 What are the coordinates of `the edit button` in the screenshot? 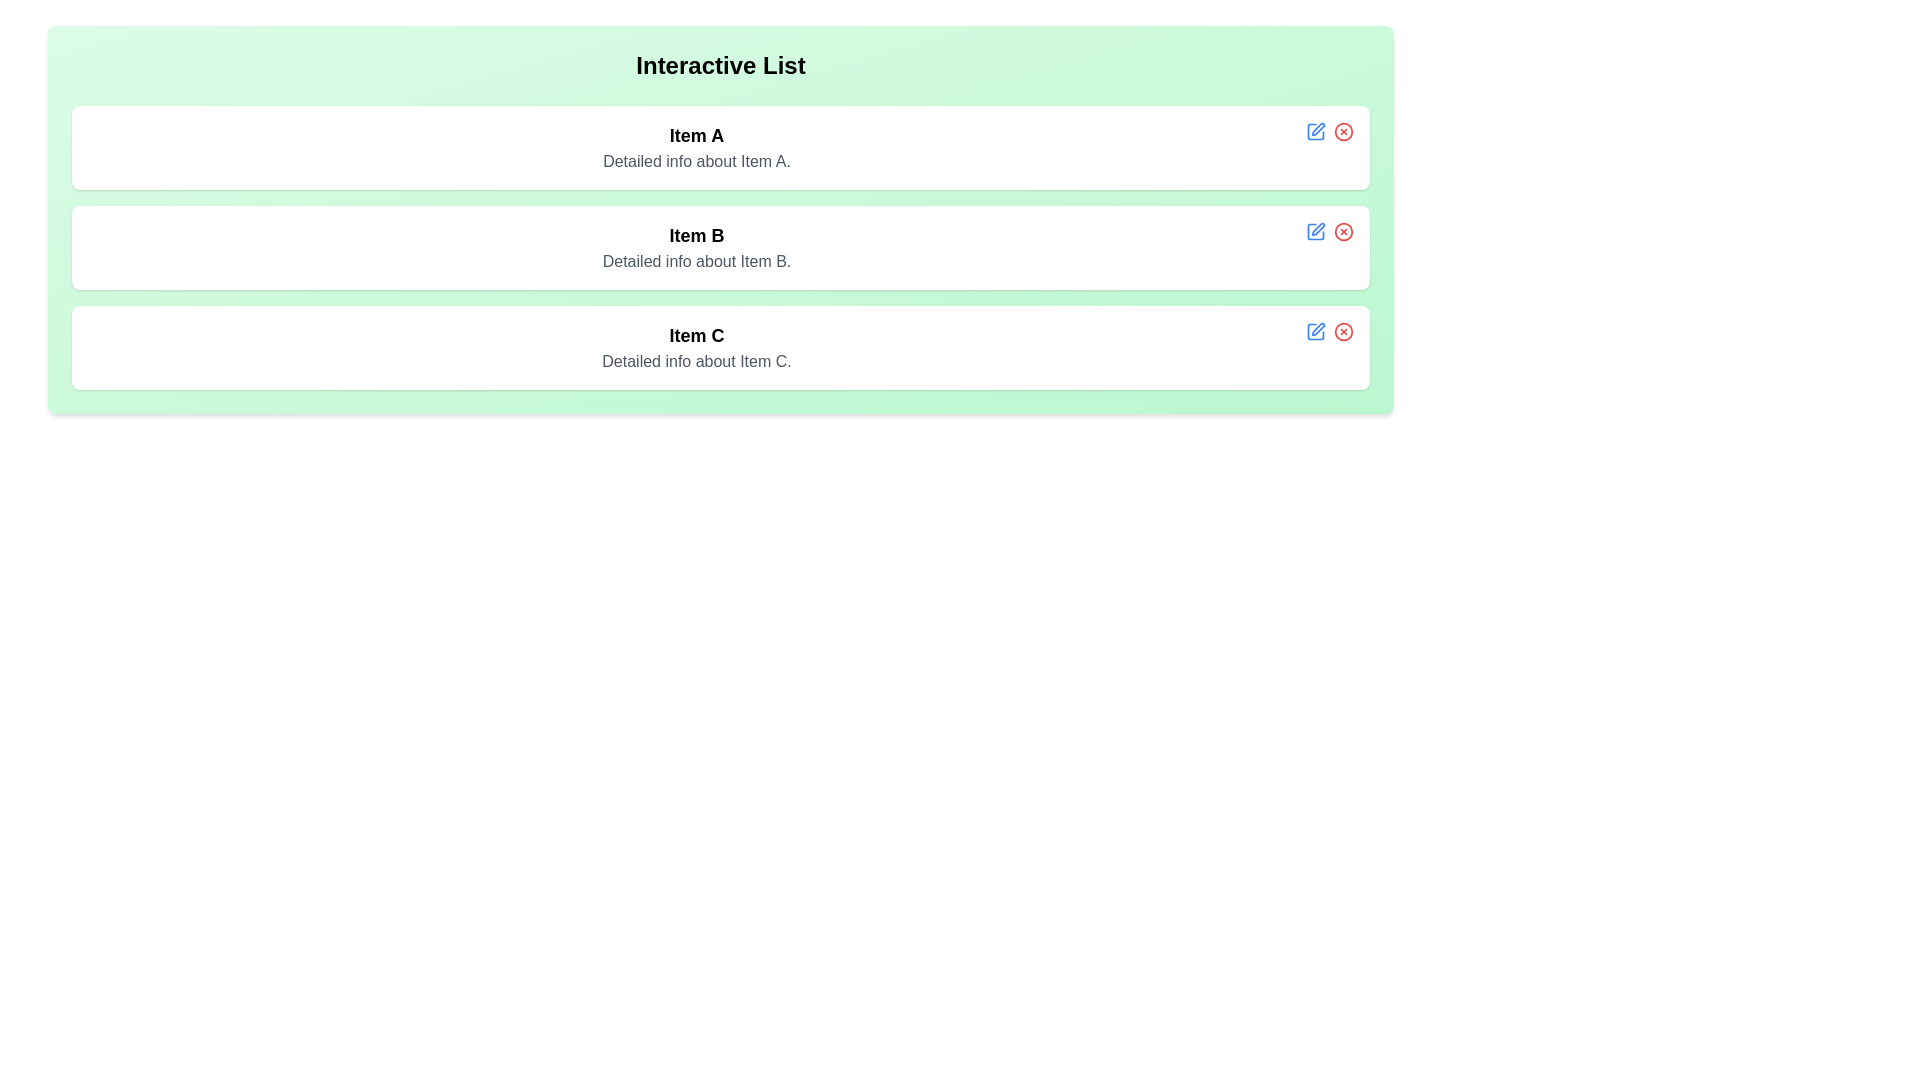 It's located at (1315, 131).